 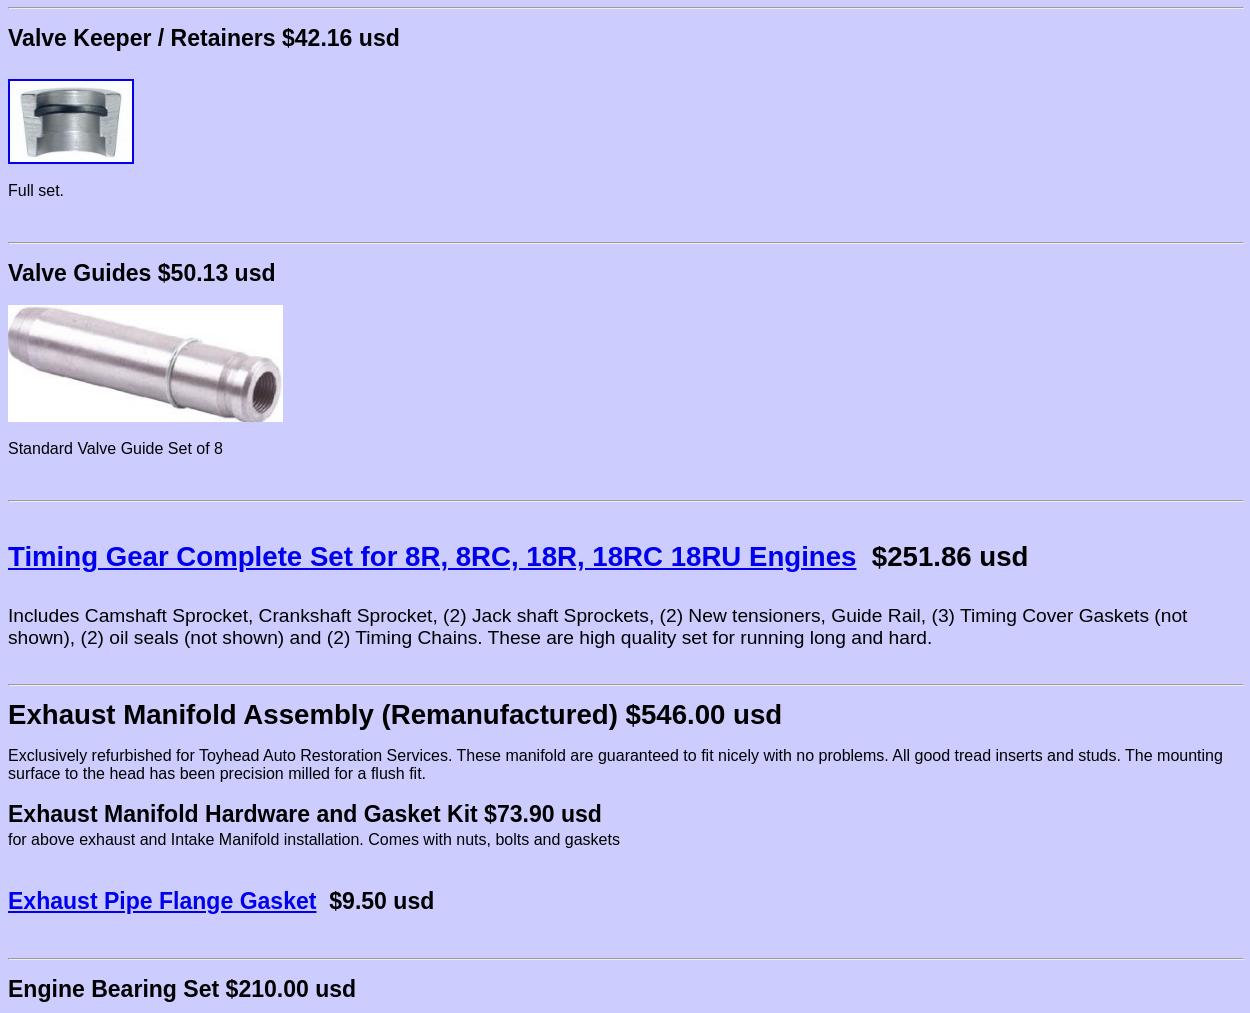 What do you see at coordinates (46, 988) in the screenshot?
I see `'Engine'` at bounding box center [46, 988].